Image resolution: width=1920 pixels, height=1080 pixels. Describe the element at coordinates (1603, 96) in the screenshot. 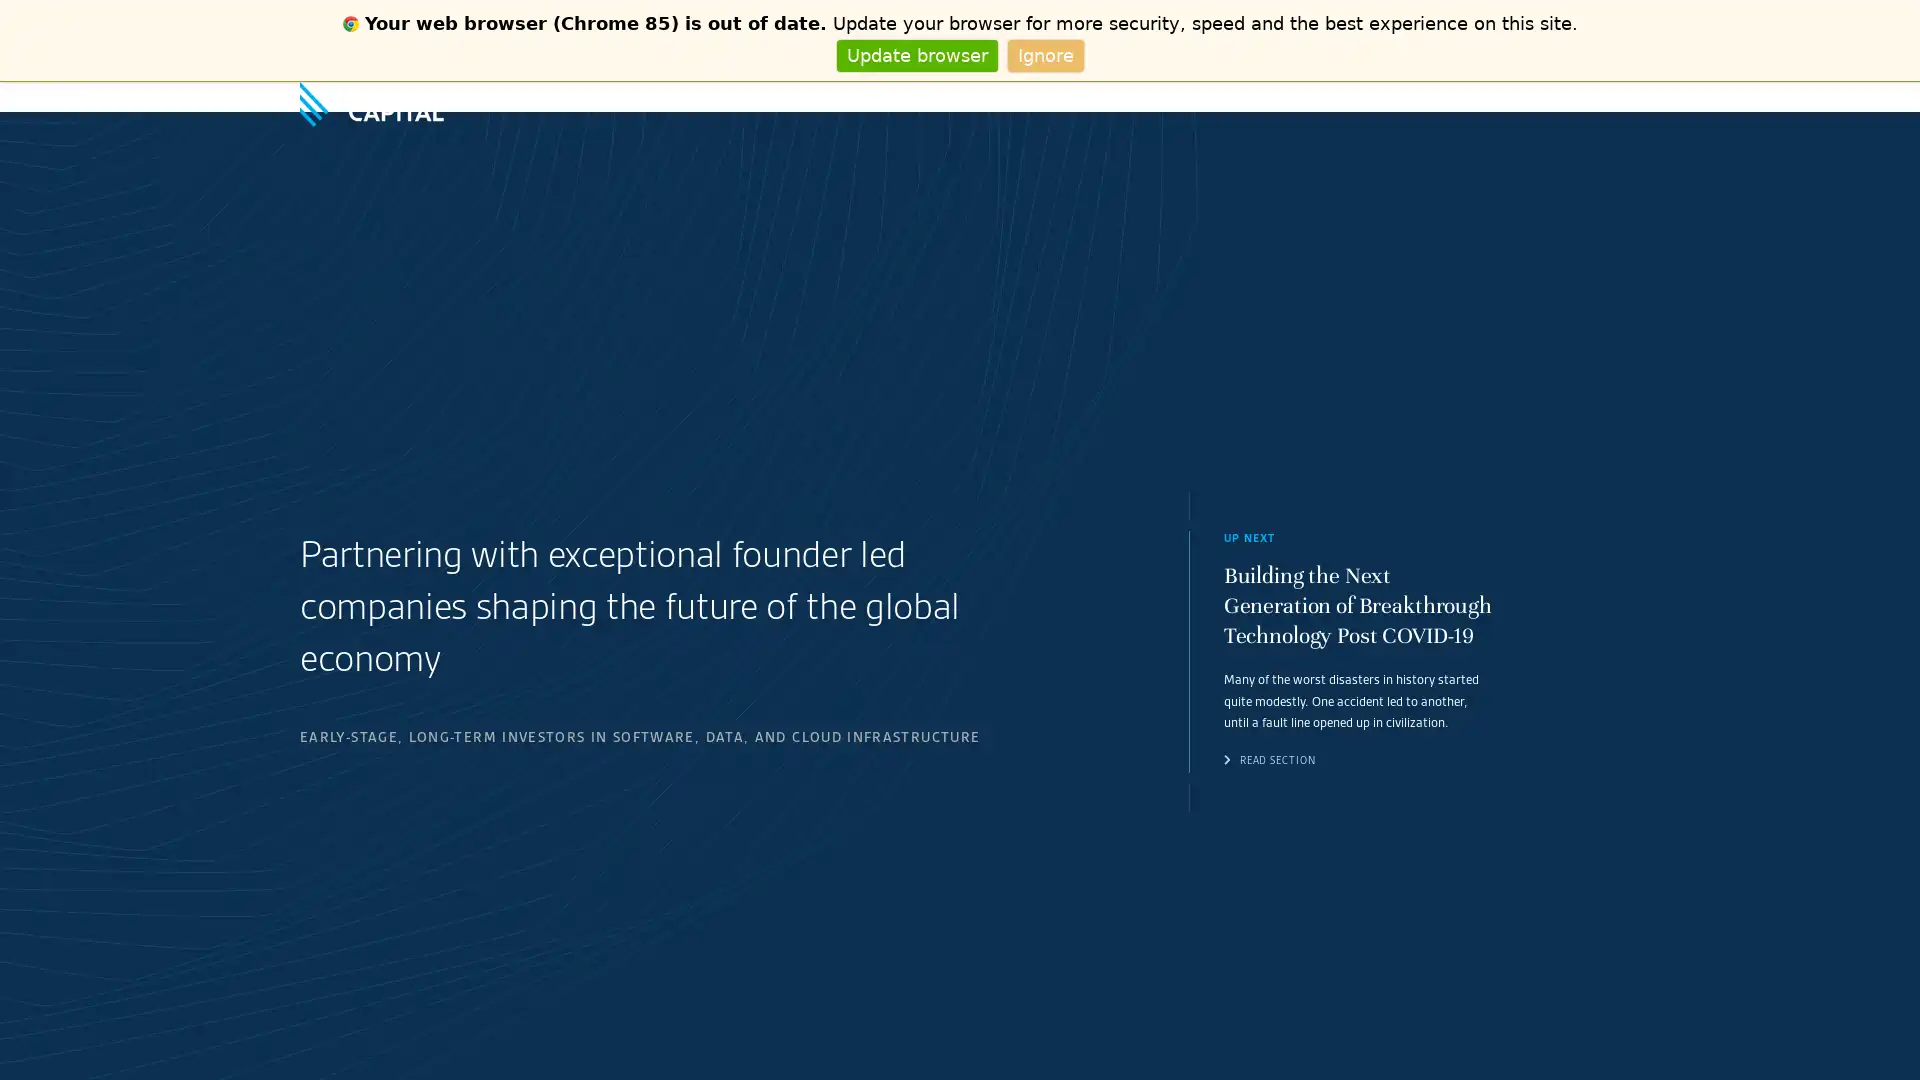

I see `MENU` at that location.